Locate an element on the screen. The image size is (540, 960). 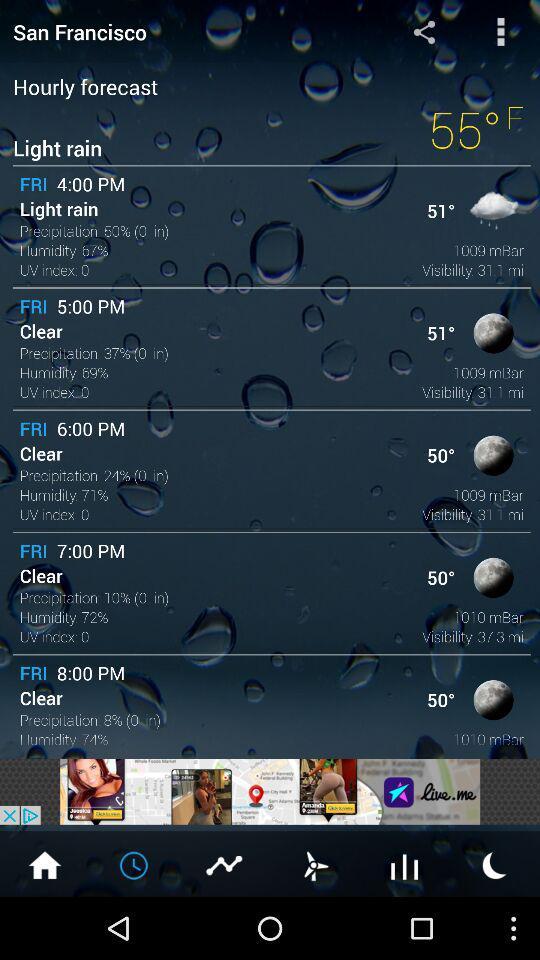
share the weather detail is located at coordinates (423, 30).